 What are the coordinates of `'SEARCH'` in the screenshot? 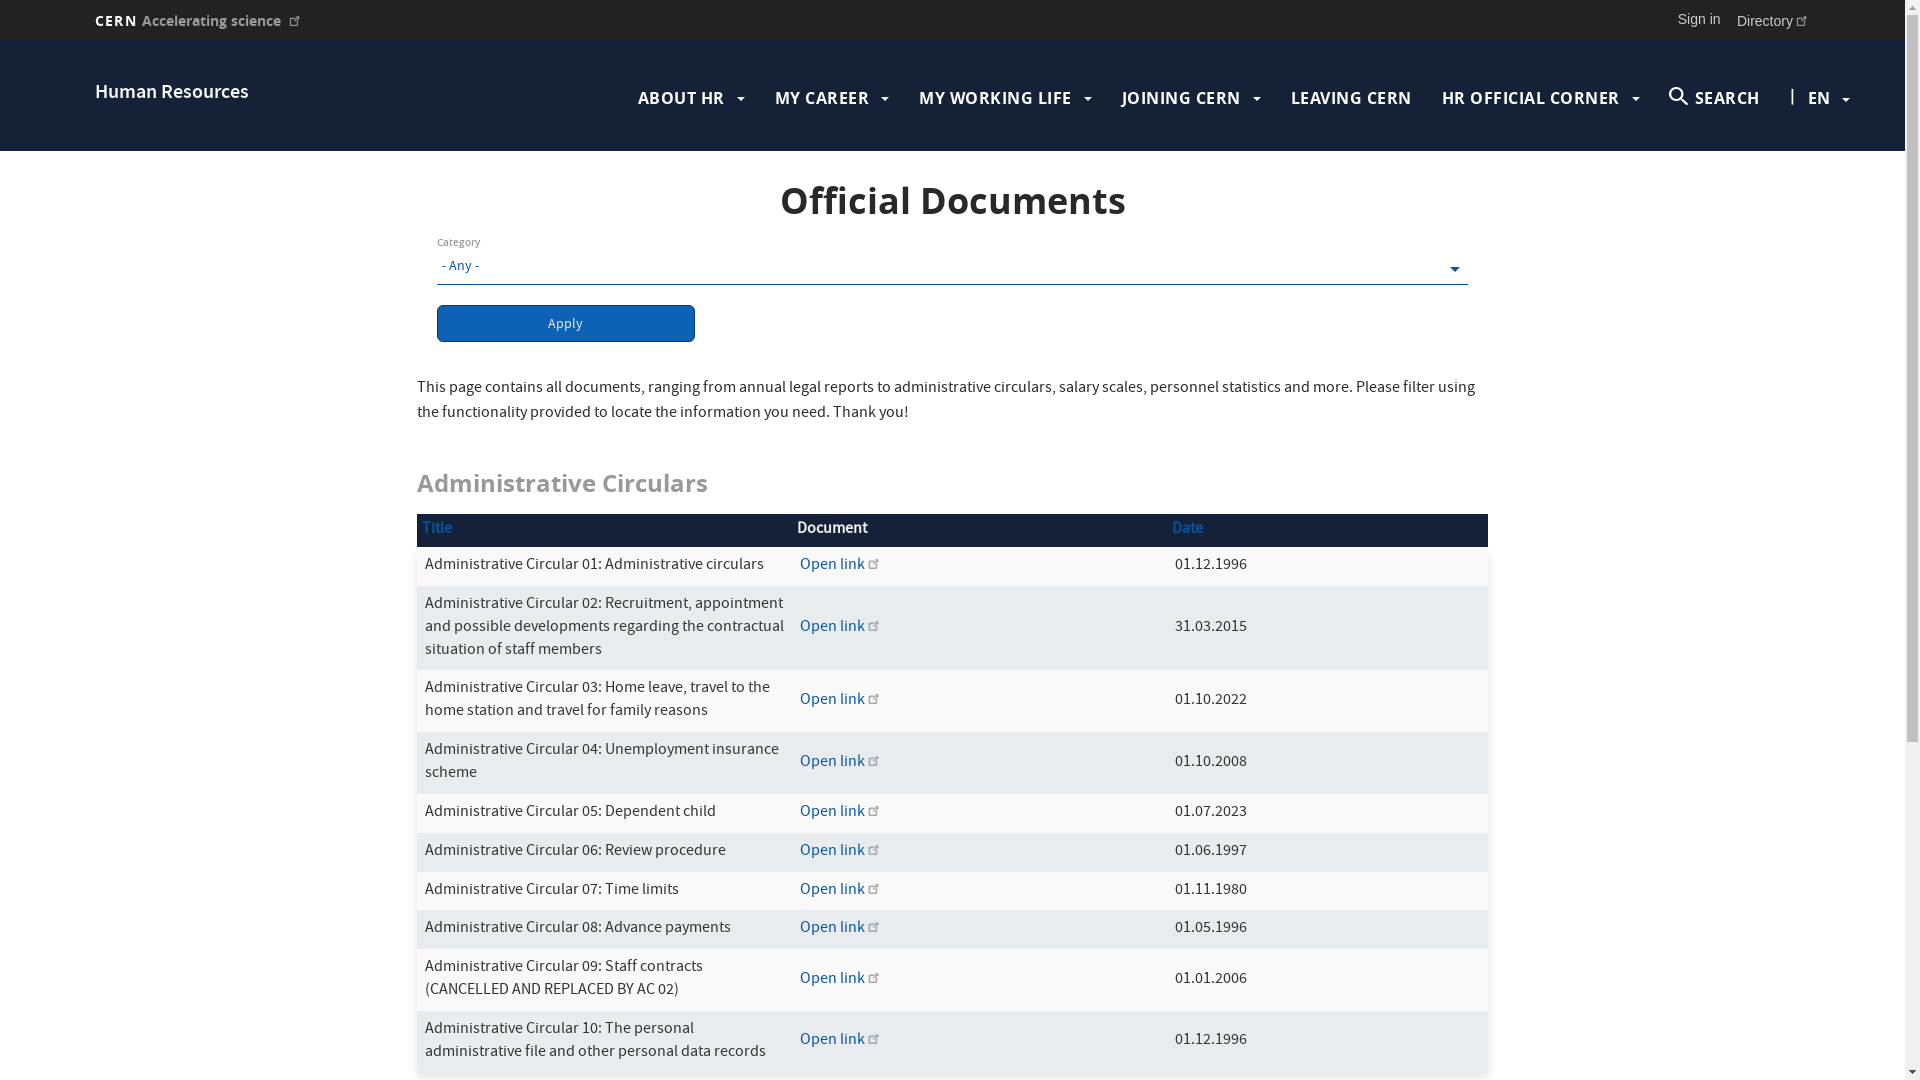 It's located at (1713, 97).